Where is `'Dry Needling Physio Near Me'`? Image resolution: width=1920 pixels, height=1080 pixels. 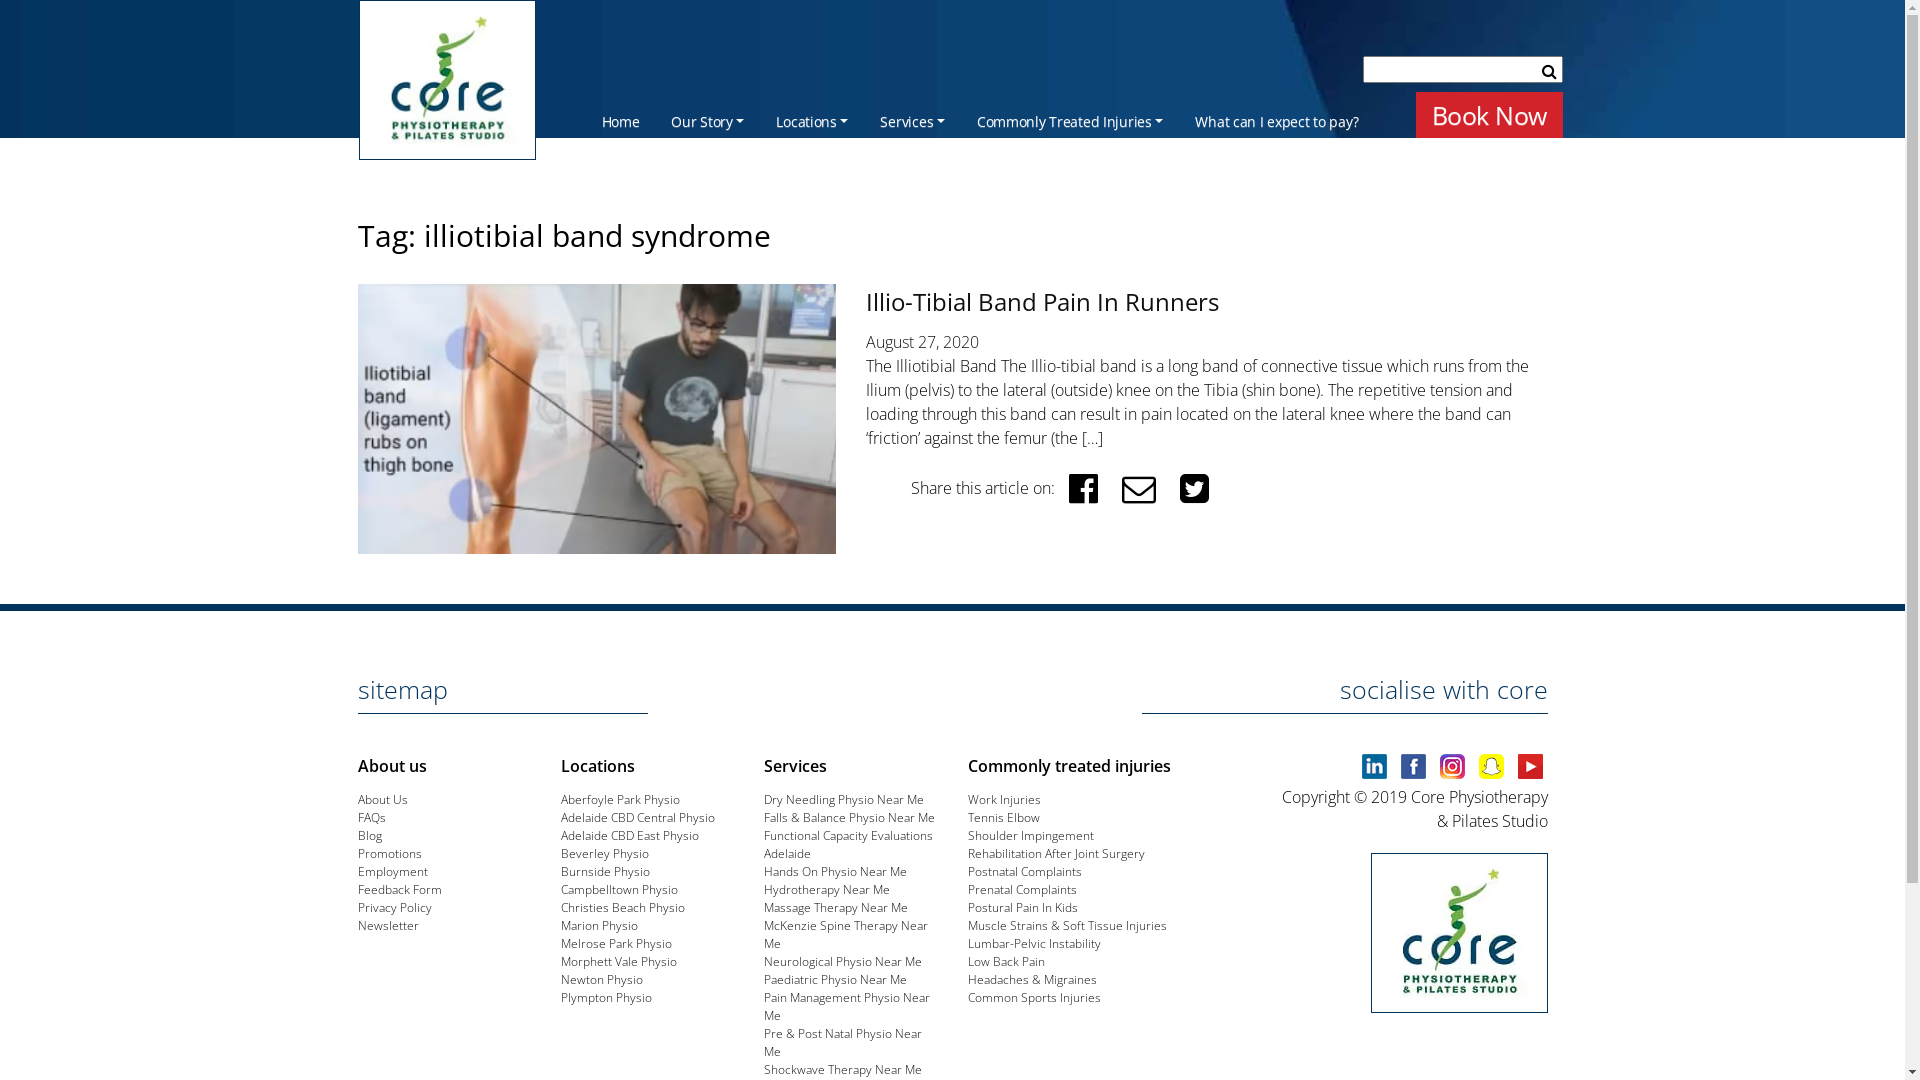
'Dry Needling Physio Near Me' is located at coordinates (844, 798).